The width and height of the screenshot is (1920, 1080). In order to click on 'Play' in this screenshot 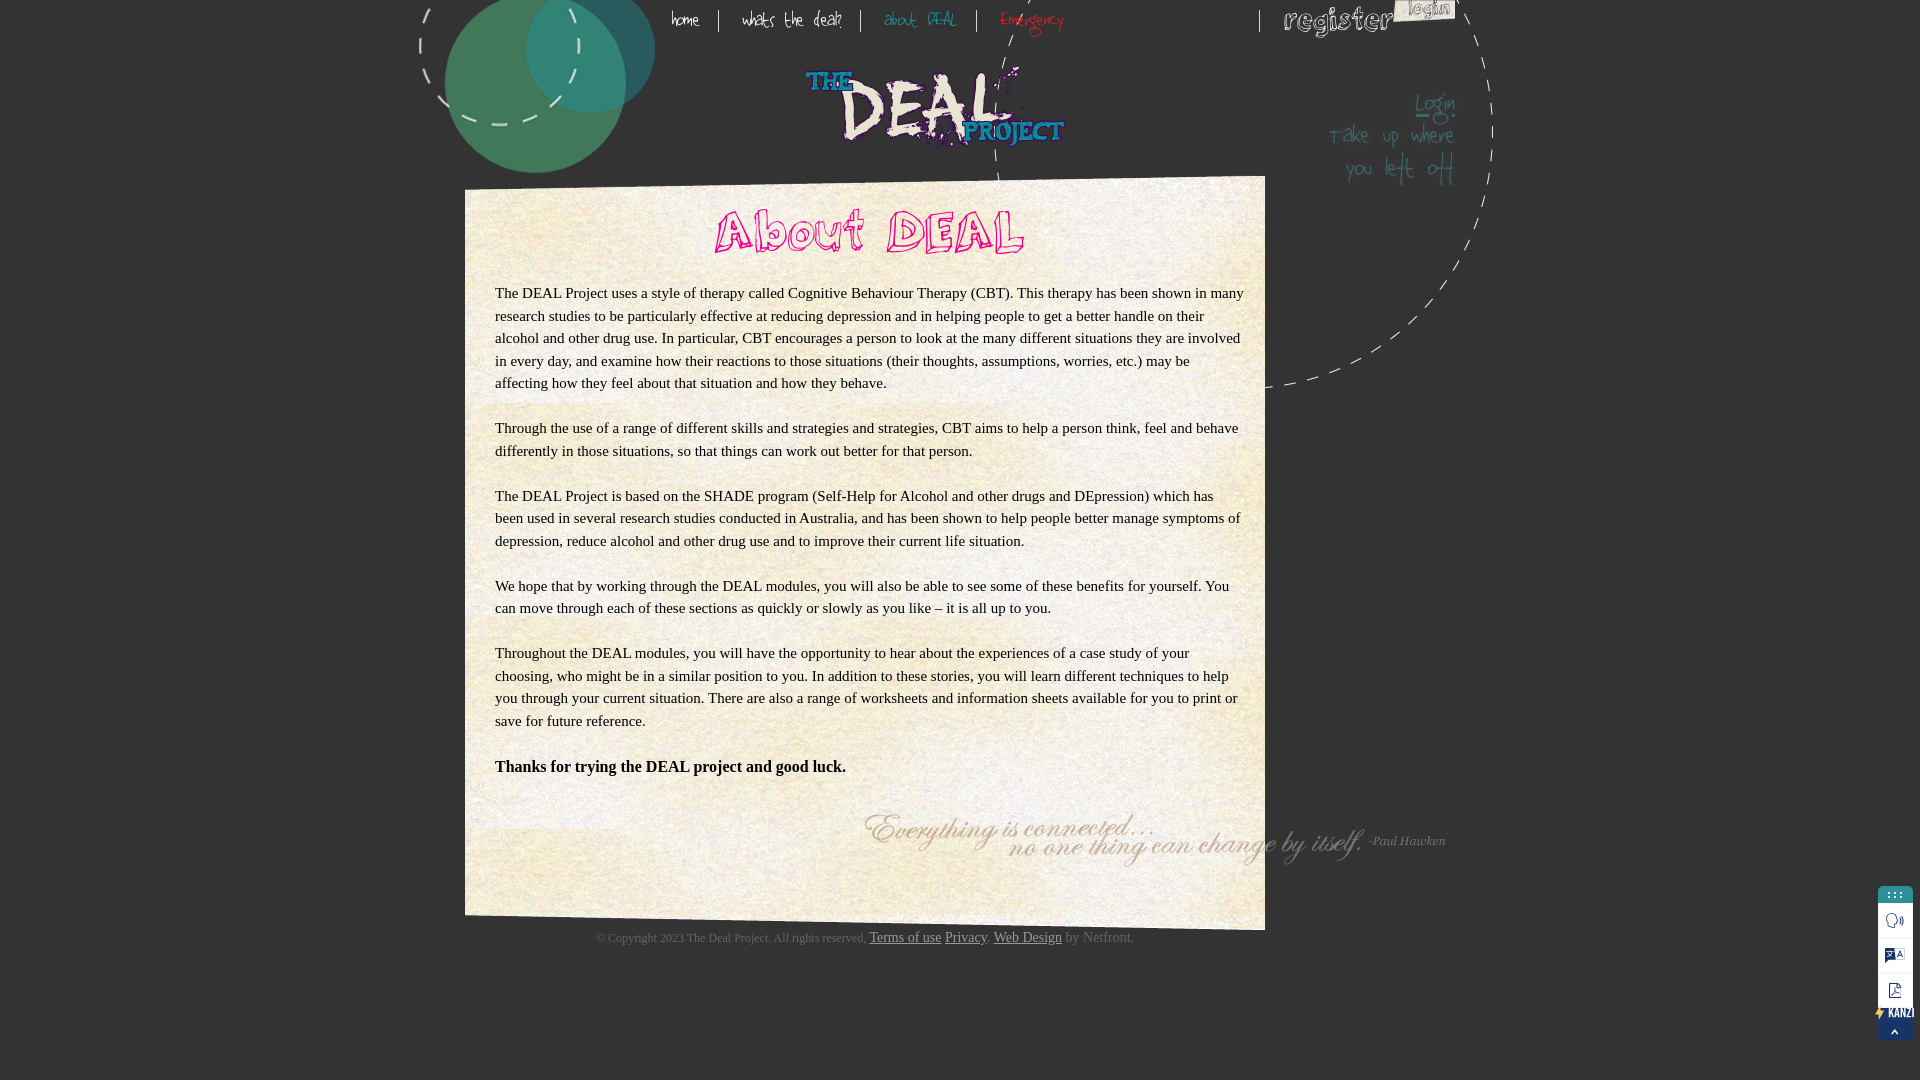, I will do `click(1894, 919)`.